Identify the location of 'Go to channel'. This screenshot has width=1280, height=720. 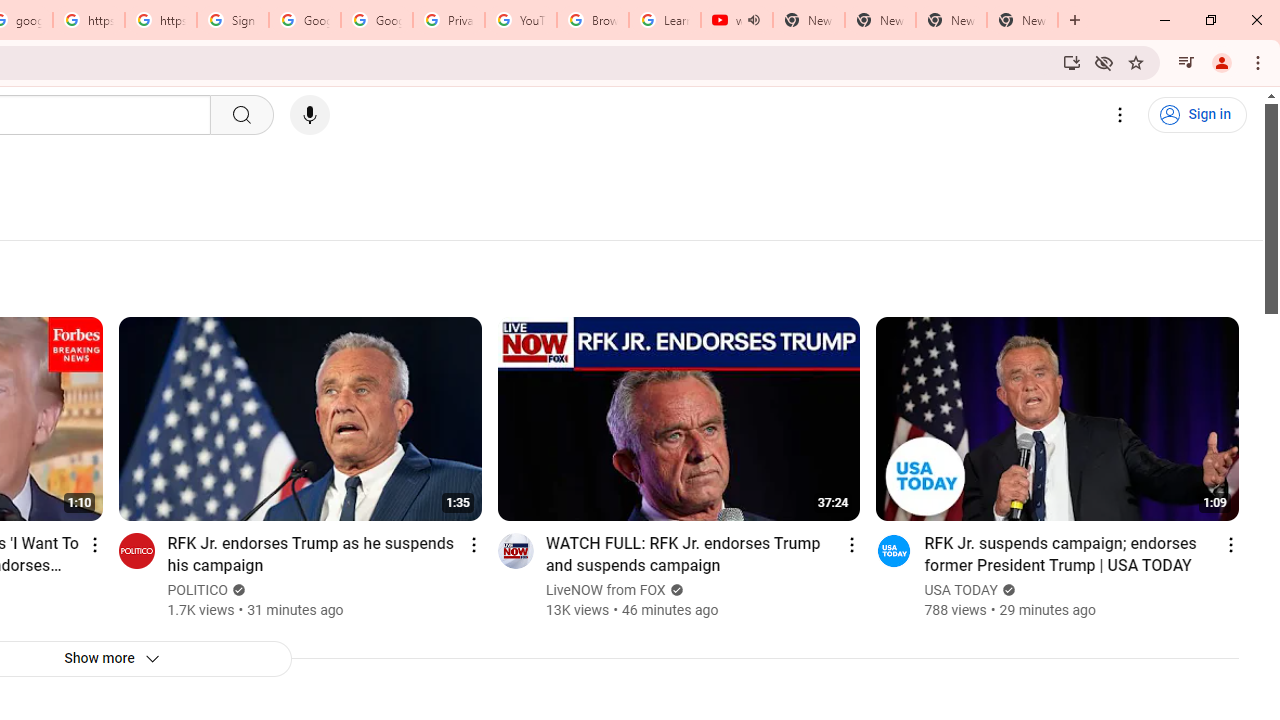
(893, 550).